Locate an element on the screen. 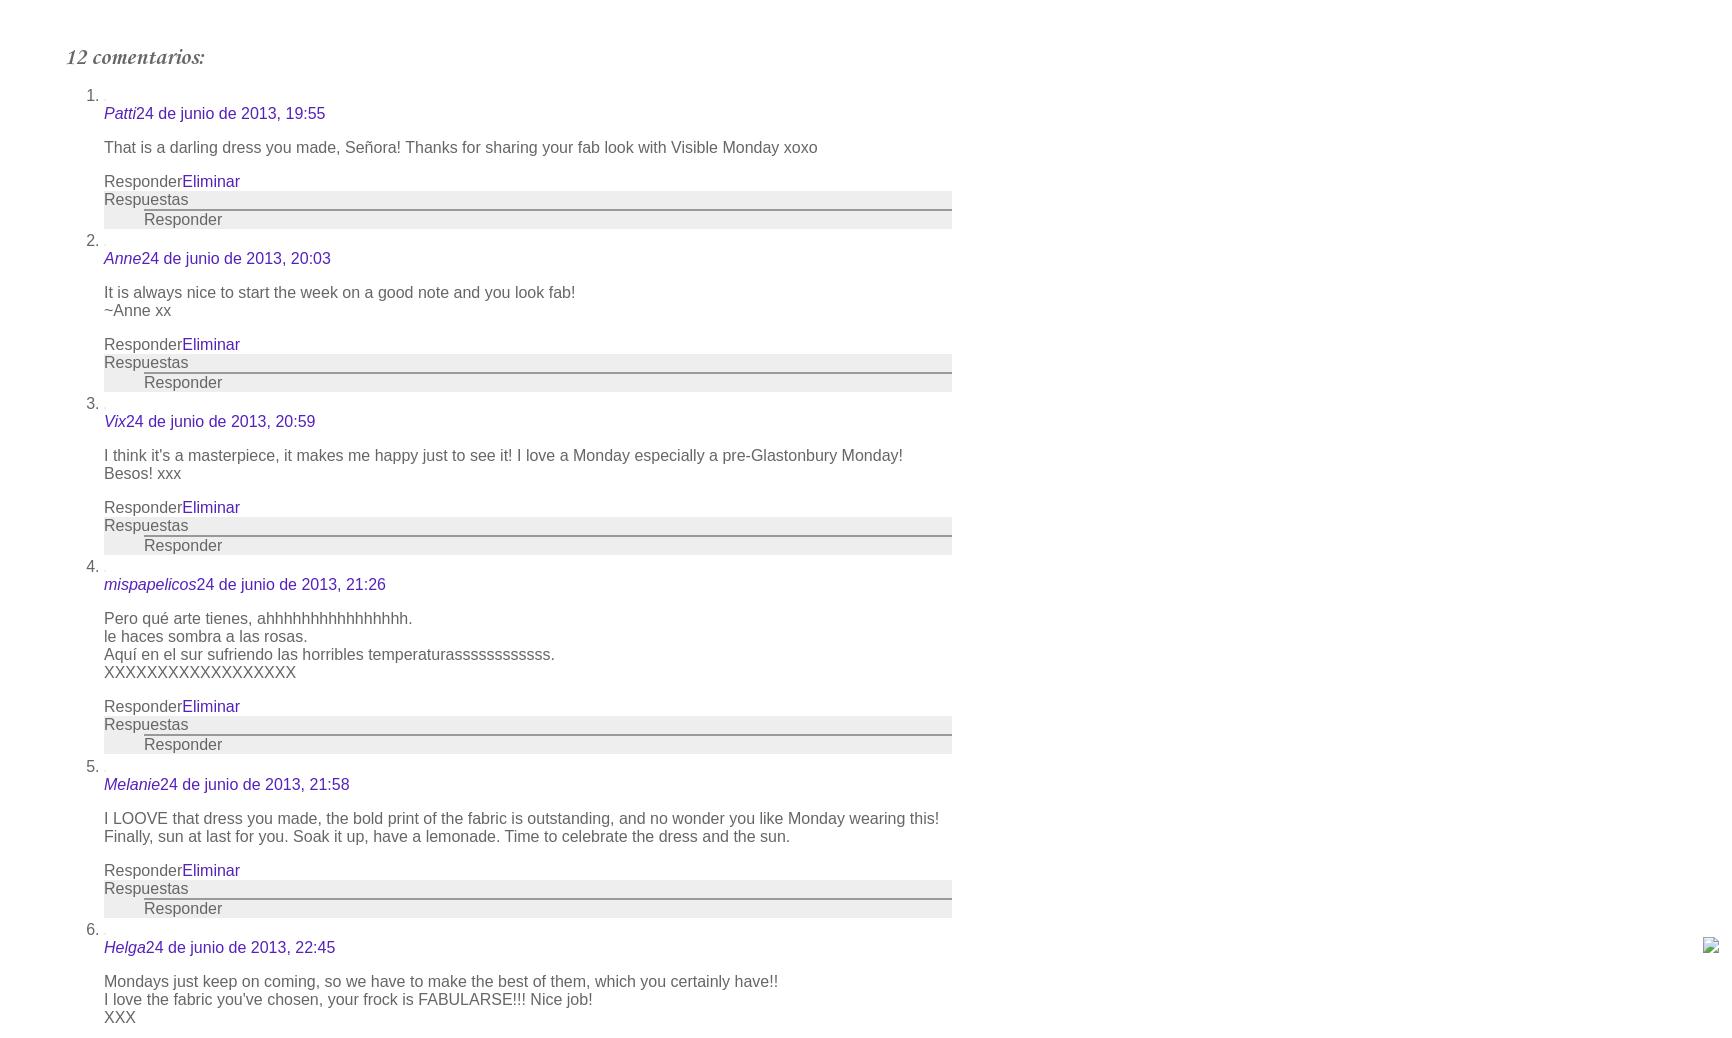 The width and height of the screenshot is (1732, 1038). '~Anne xx' is located at coordinates (137, 310).